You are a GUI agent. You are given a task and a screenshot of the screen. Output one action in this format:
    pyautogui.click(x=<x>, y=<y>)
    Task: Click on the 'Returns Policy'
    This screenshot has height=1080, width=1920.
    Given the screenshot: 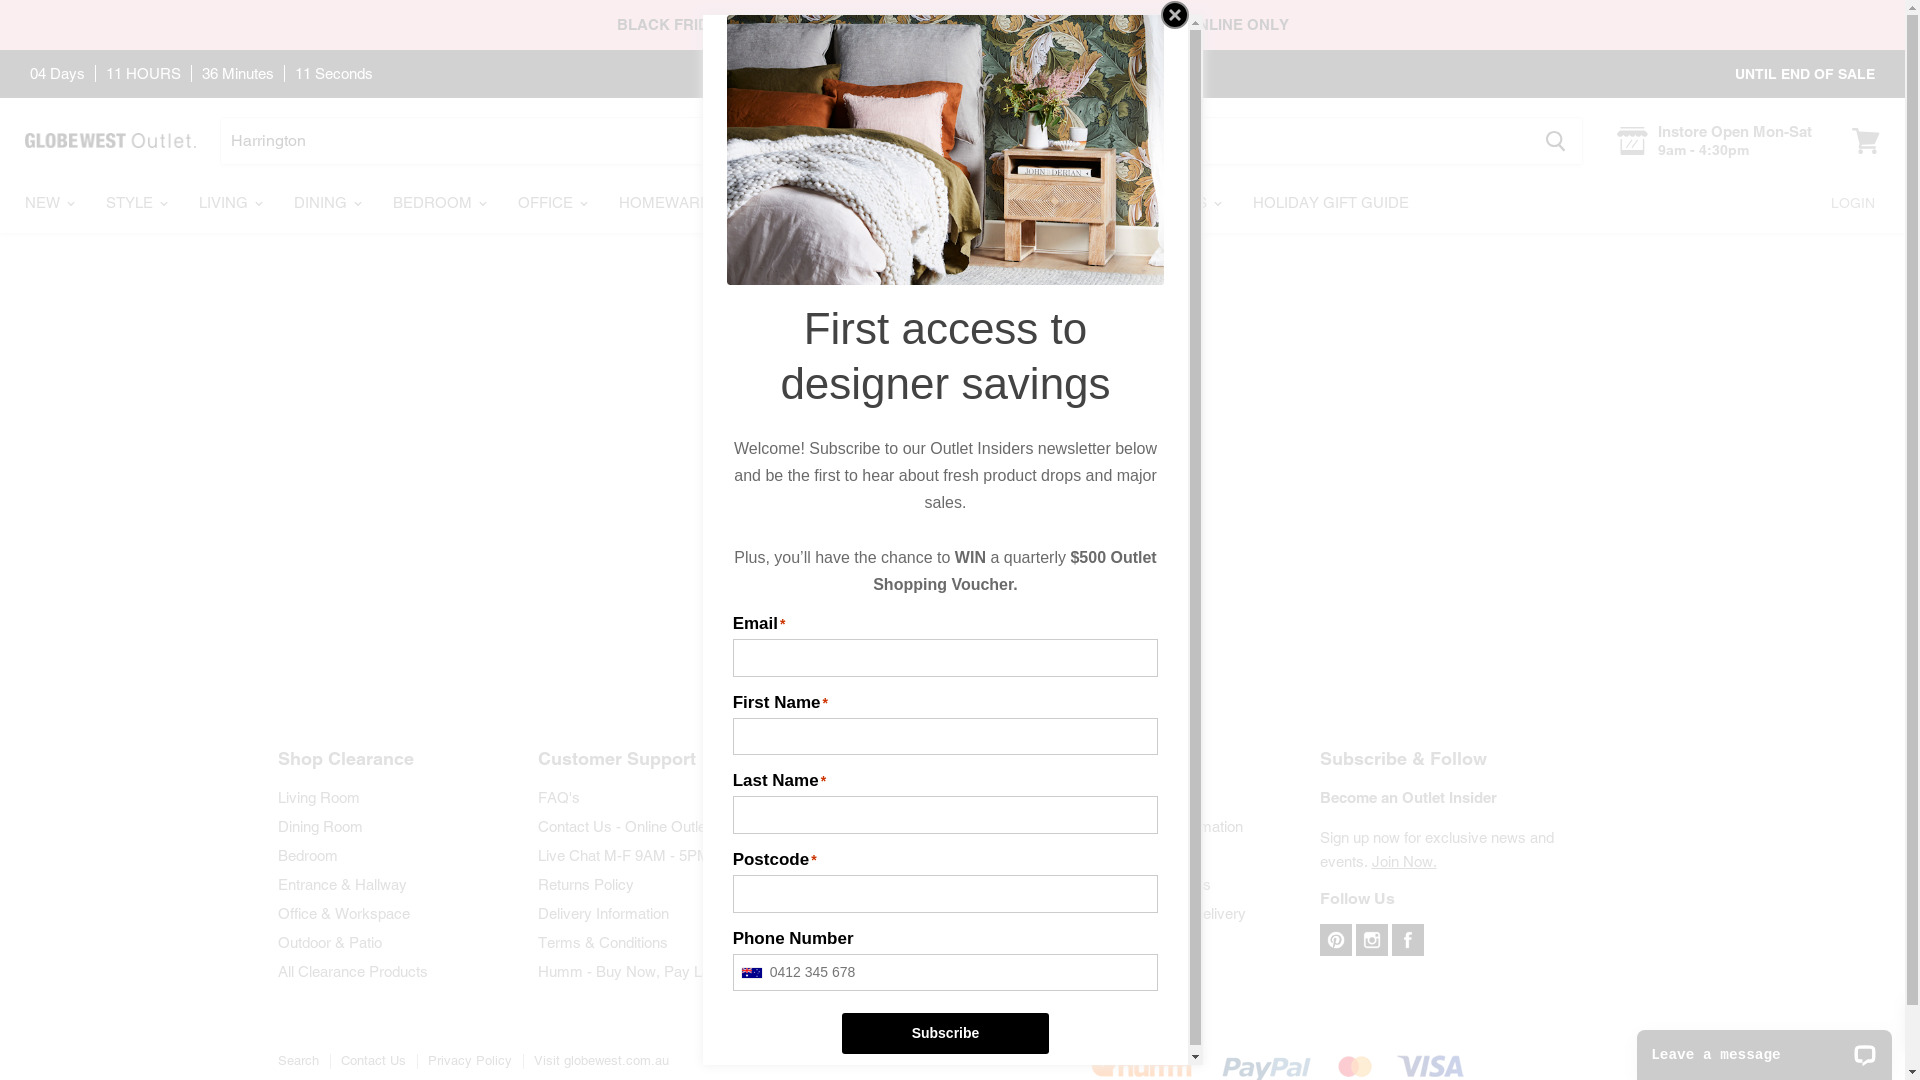 What is the action you would take?
    pyautogui.click(x=584, y=883)
    